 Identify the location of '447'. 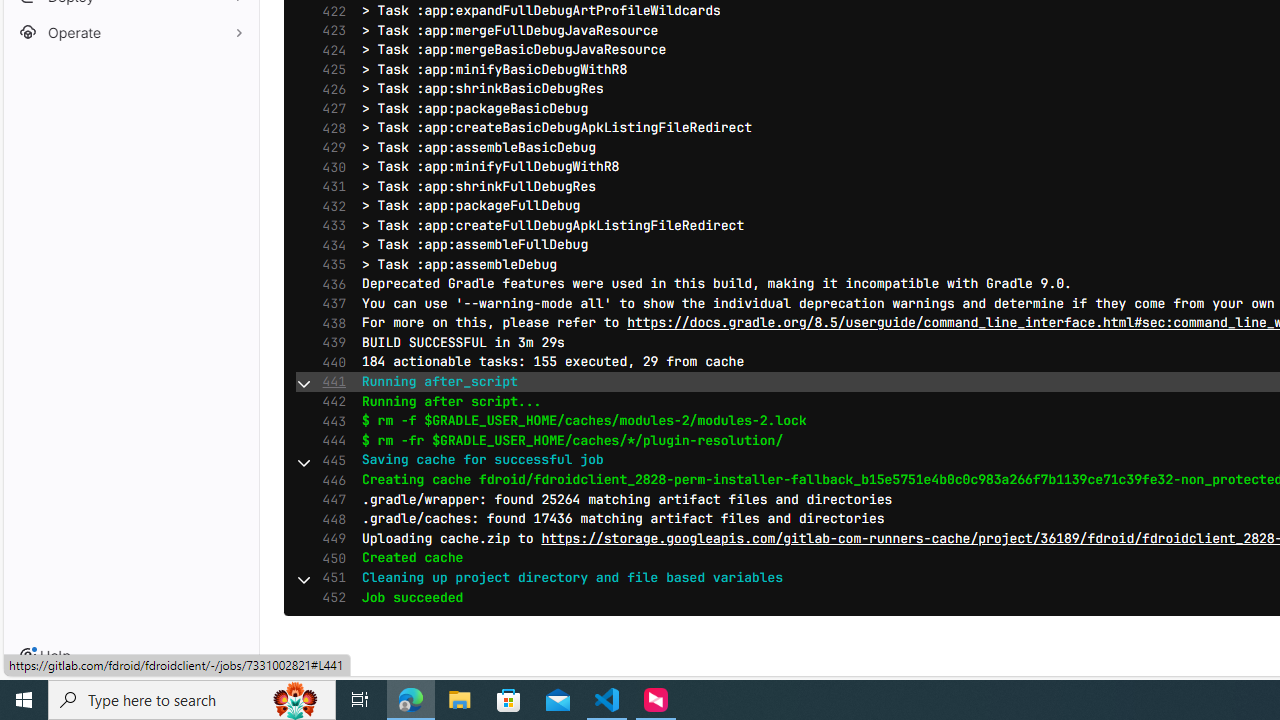
(329, 499).